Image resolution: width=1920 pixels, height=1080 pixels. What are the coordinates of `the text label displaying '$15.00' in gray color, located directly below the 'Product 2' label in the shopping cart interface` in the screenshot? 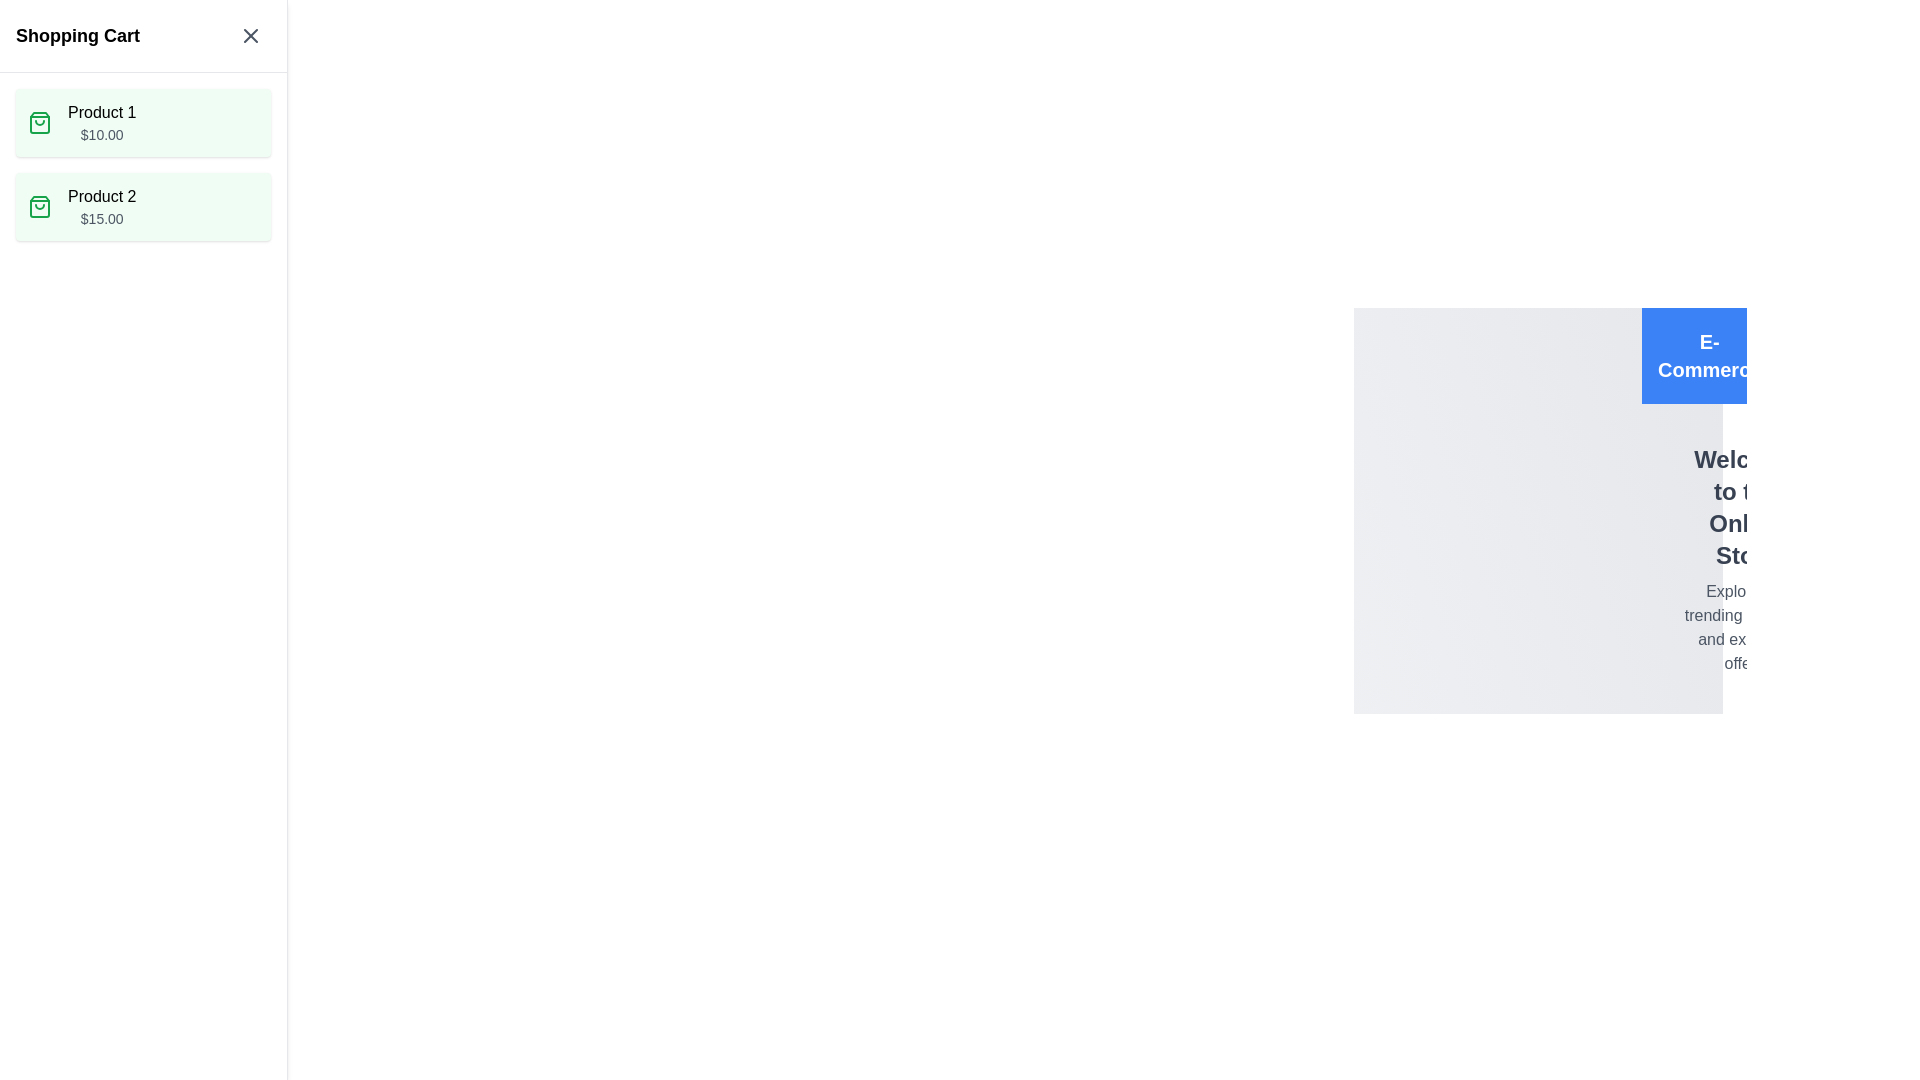 It's located at (101, 219).